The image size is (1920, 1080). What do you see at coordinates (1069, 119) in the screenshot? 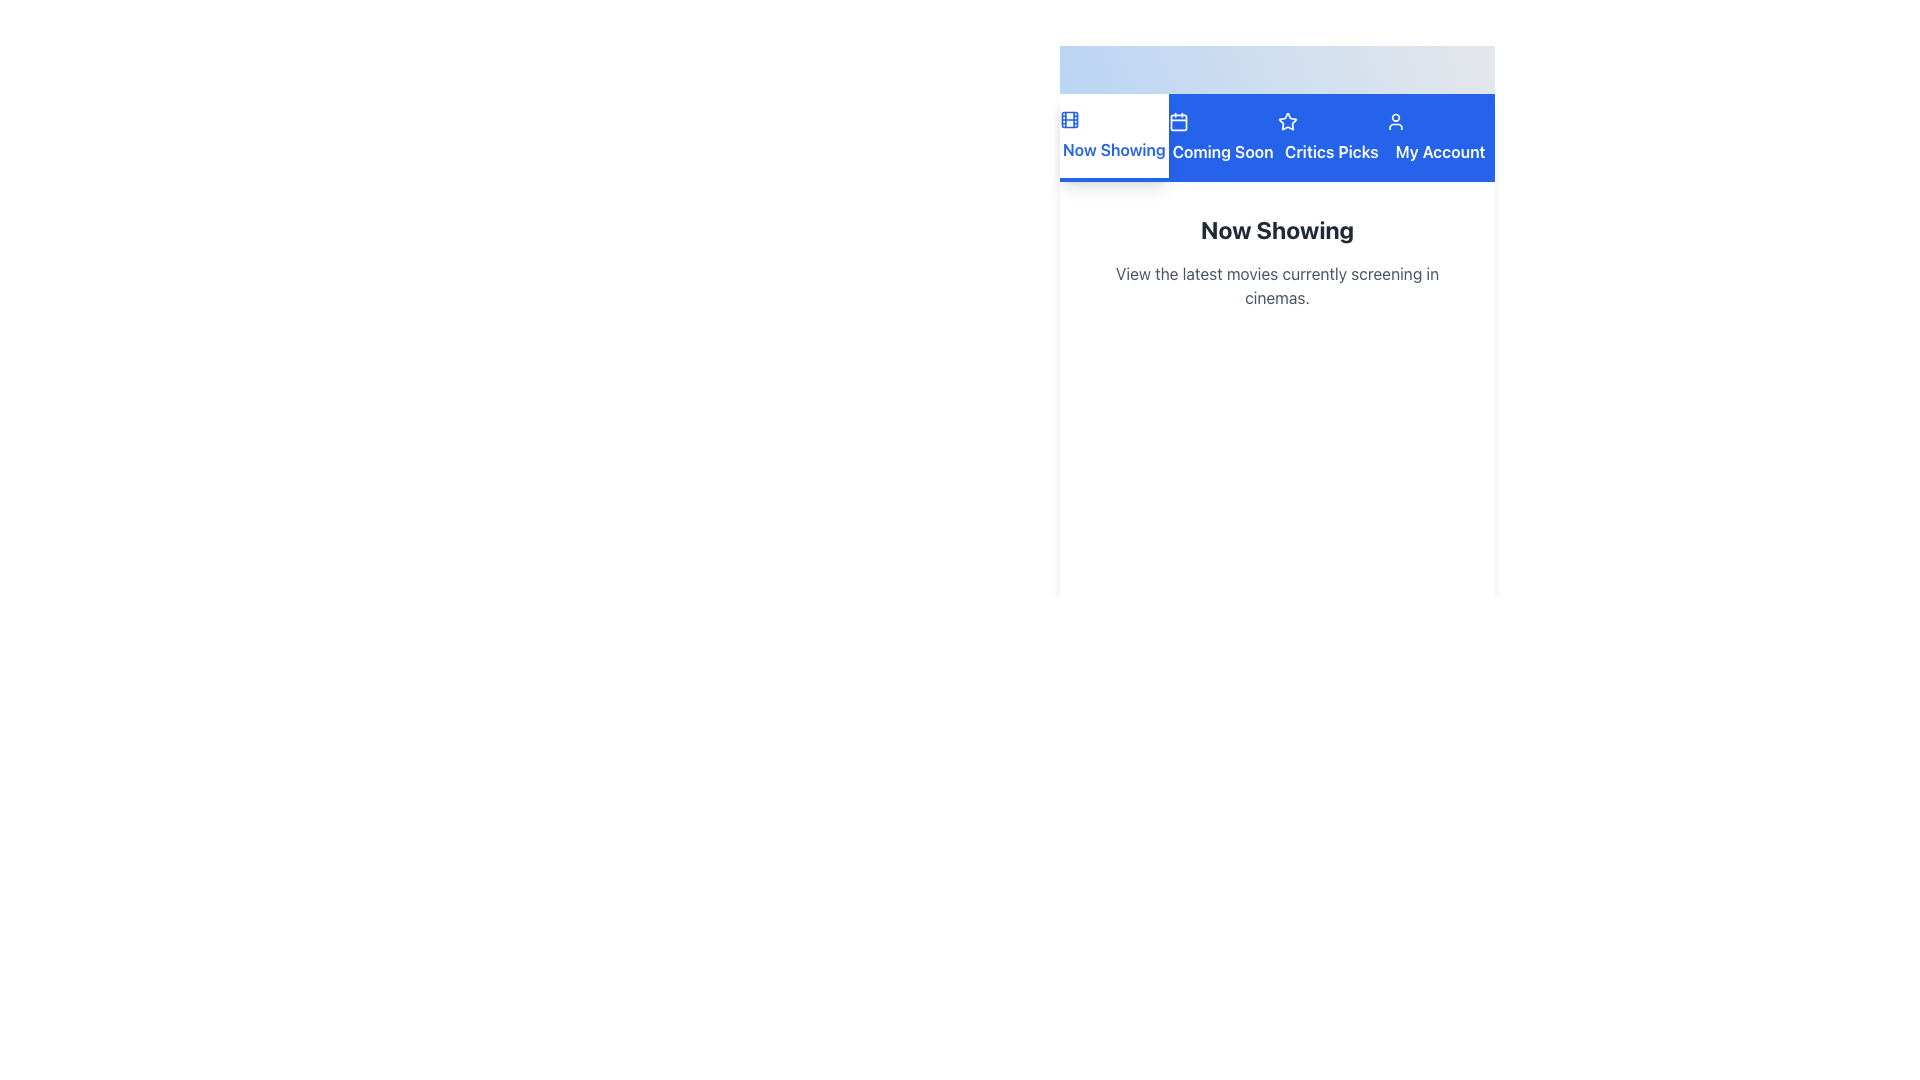
I see `the 'Now Showing' icon located at the leftmost end of the horizontal navigation bar near the top of the interface` at bounding box center [1069, 119].